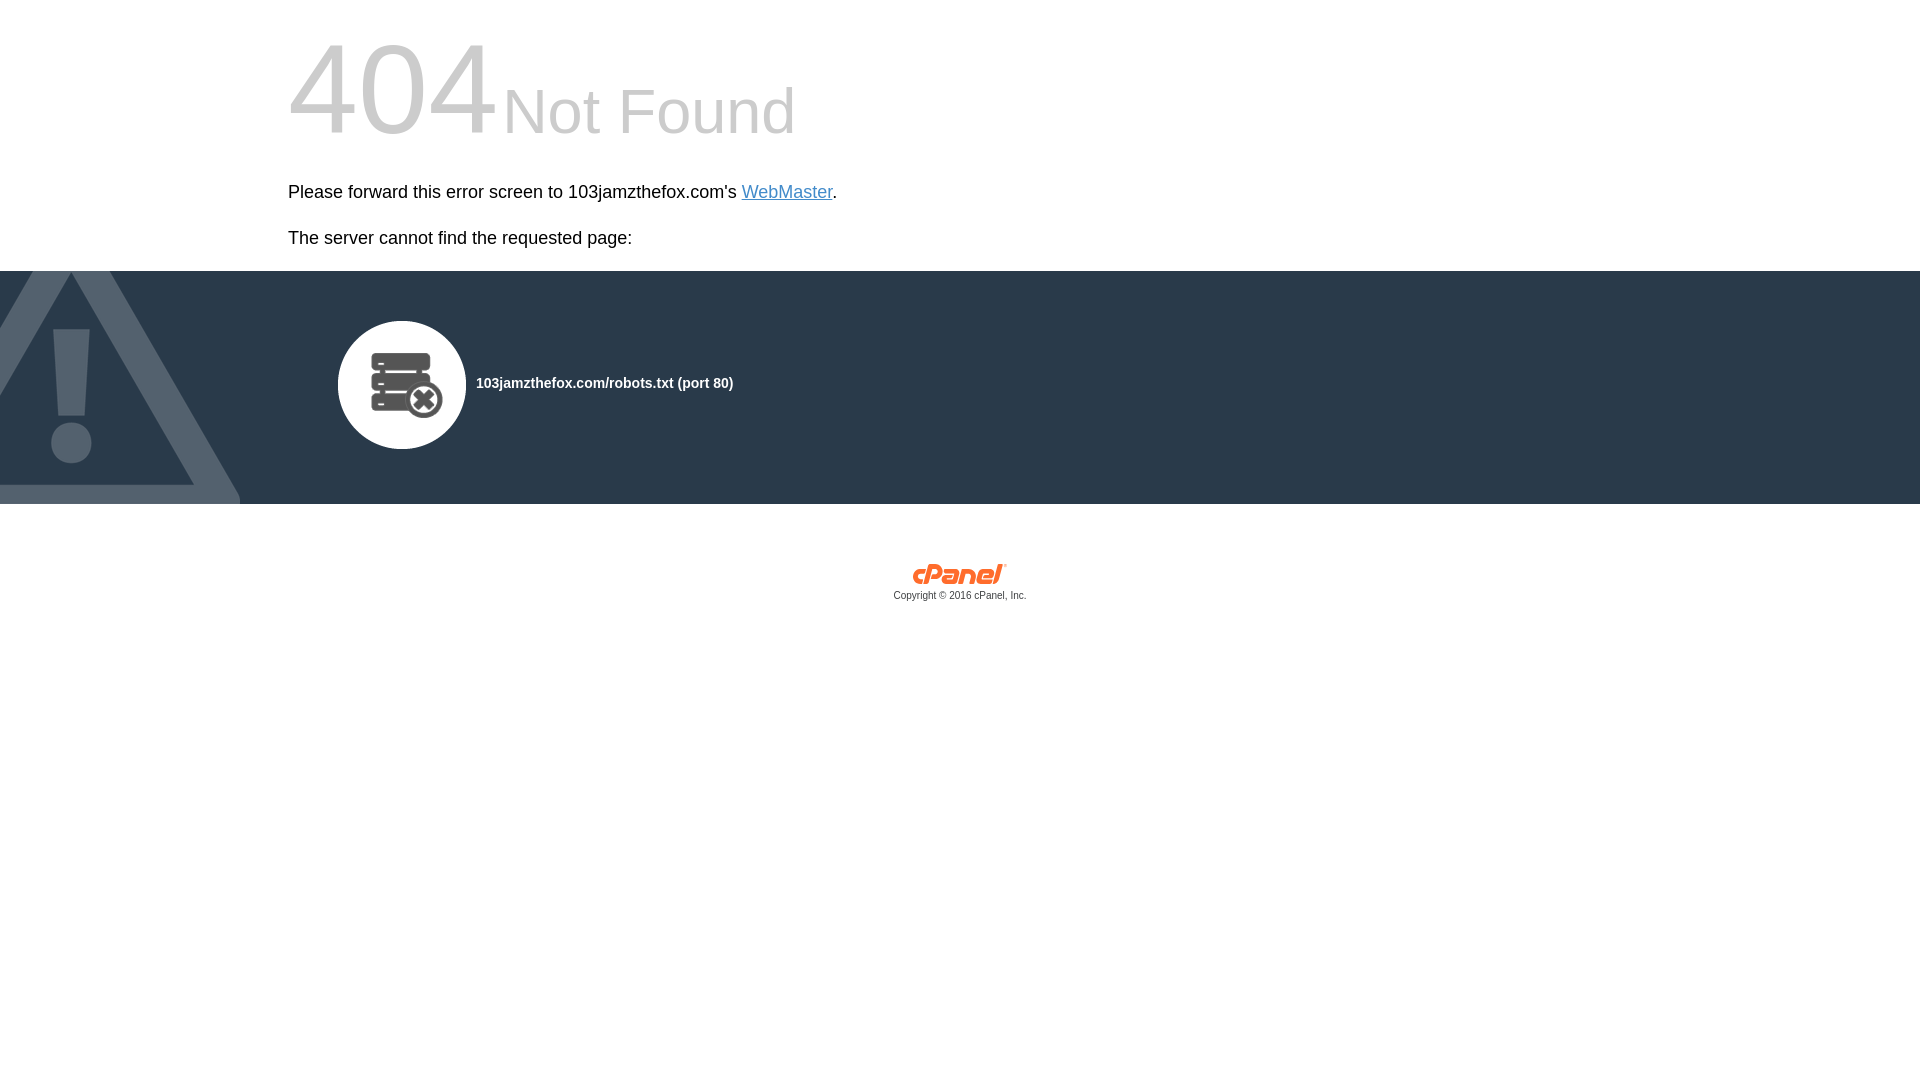 This screenshot has height=1080, width=1920. What do you see at coordinates (786, 192) in the screenshot?
I see `'WebMaster'` at bounding box center [786, 192].